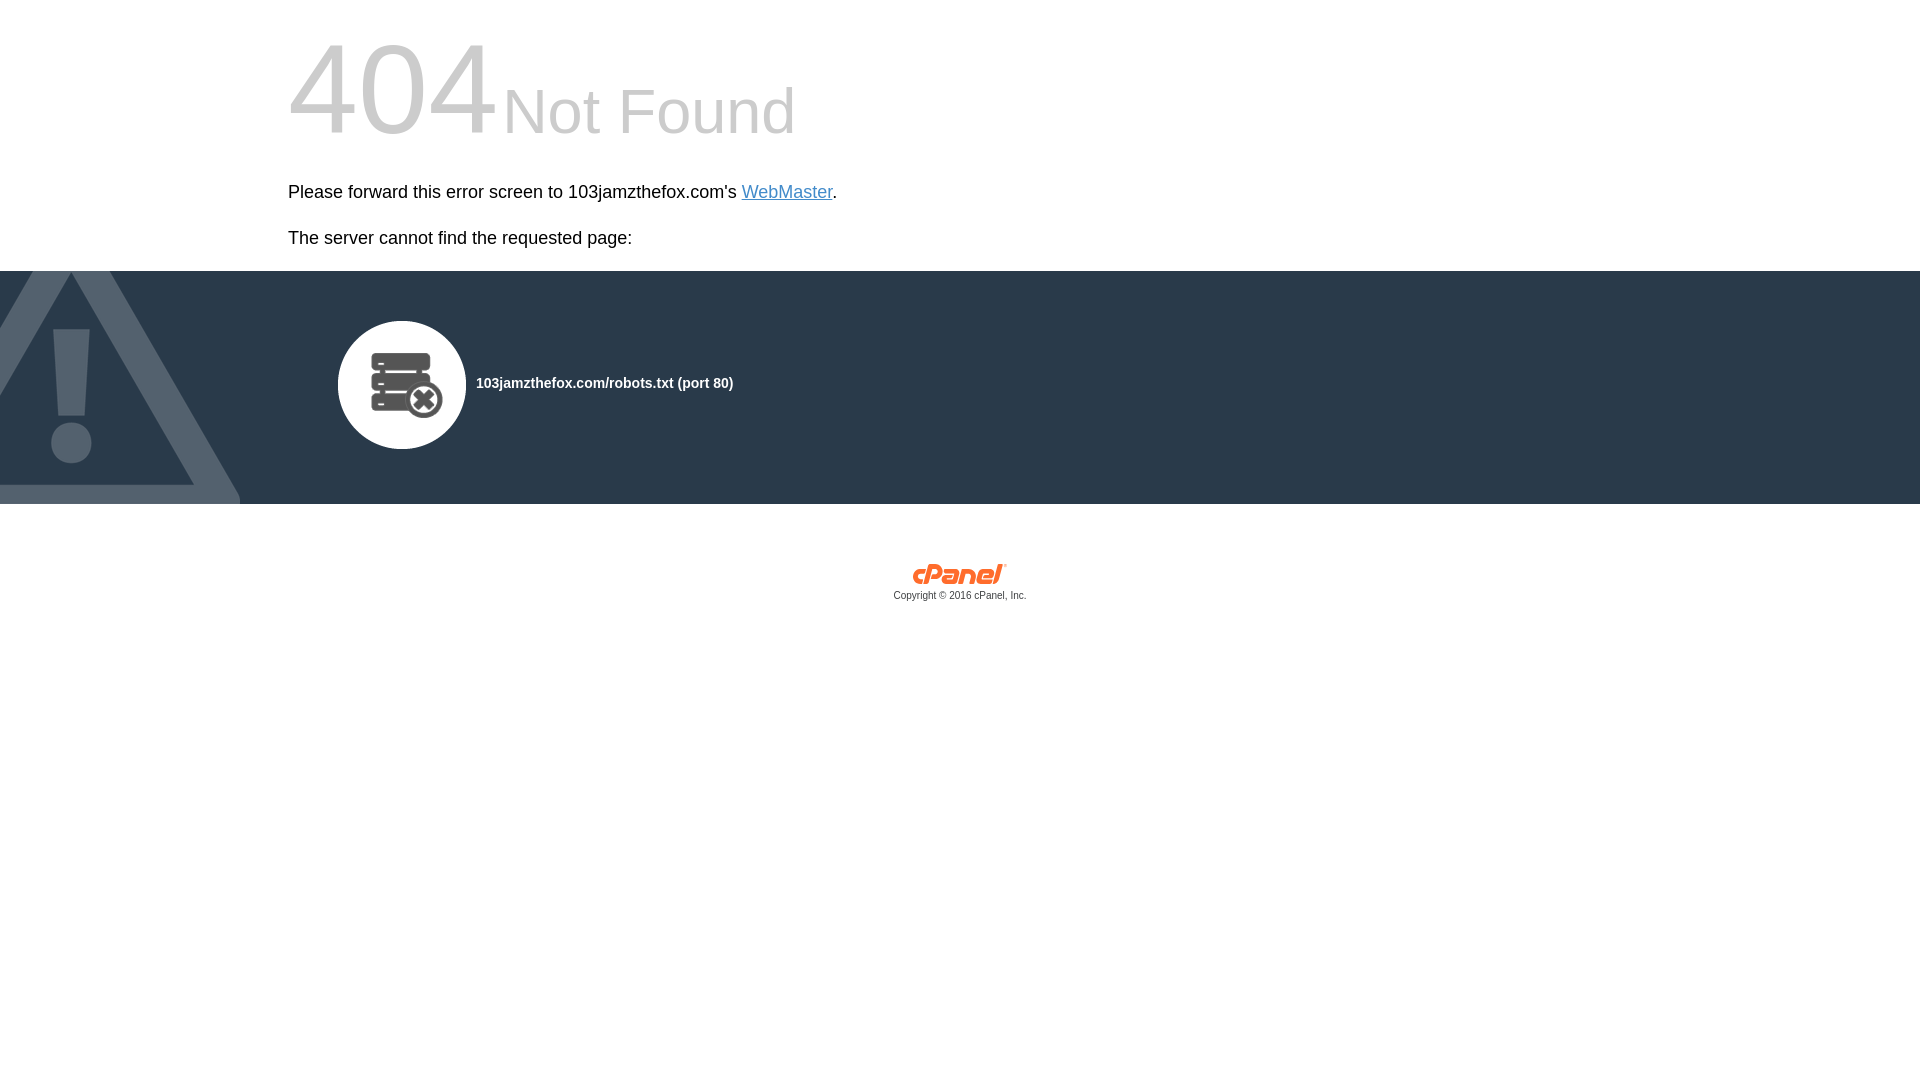 This screenshot has height=1080, width=1920. What do you see at coordinates (786, 192) in the screenshot?
I see `'WebMaster'` at bounding box center [786, 192].